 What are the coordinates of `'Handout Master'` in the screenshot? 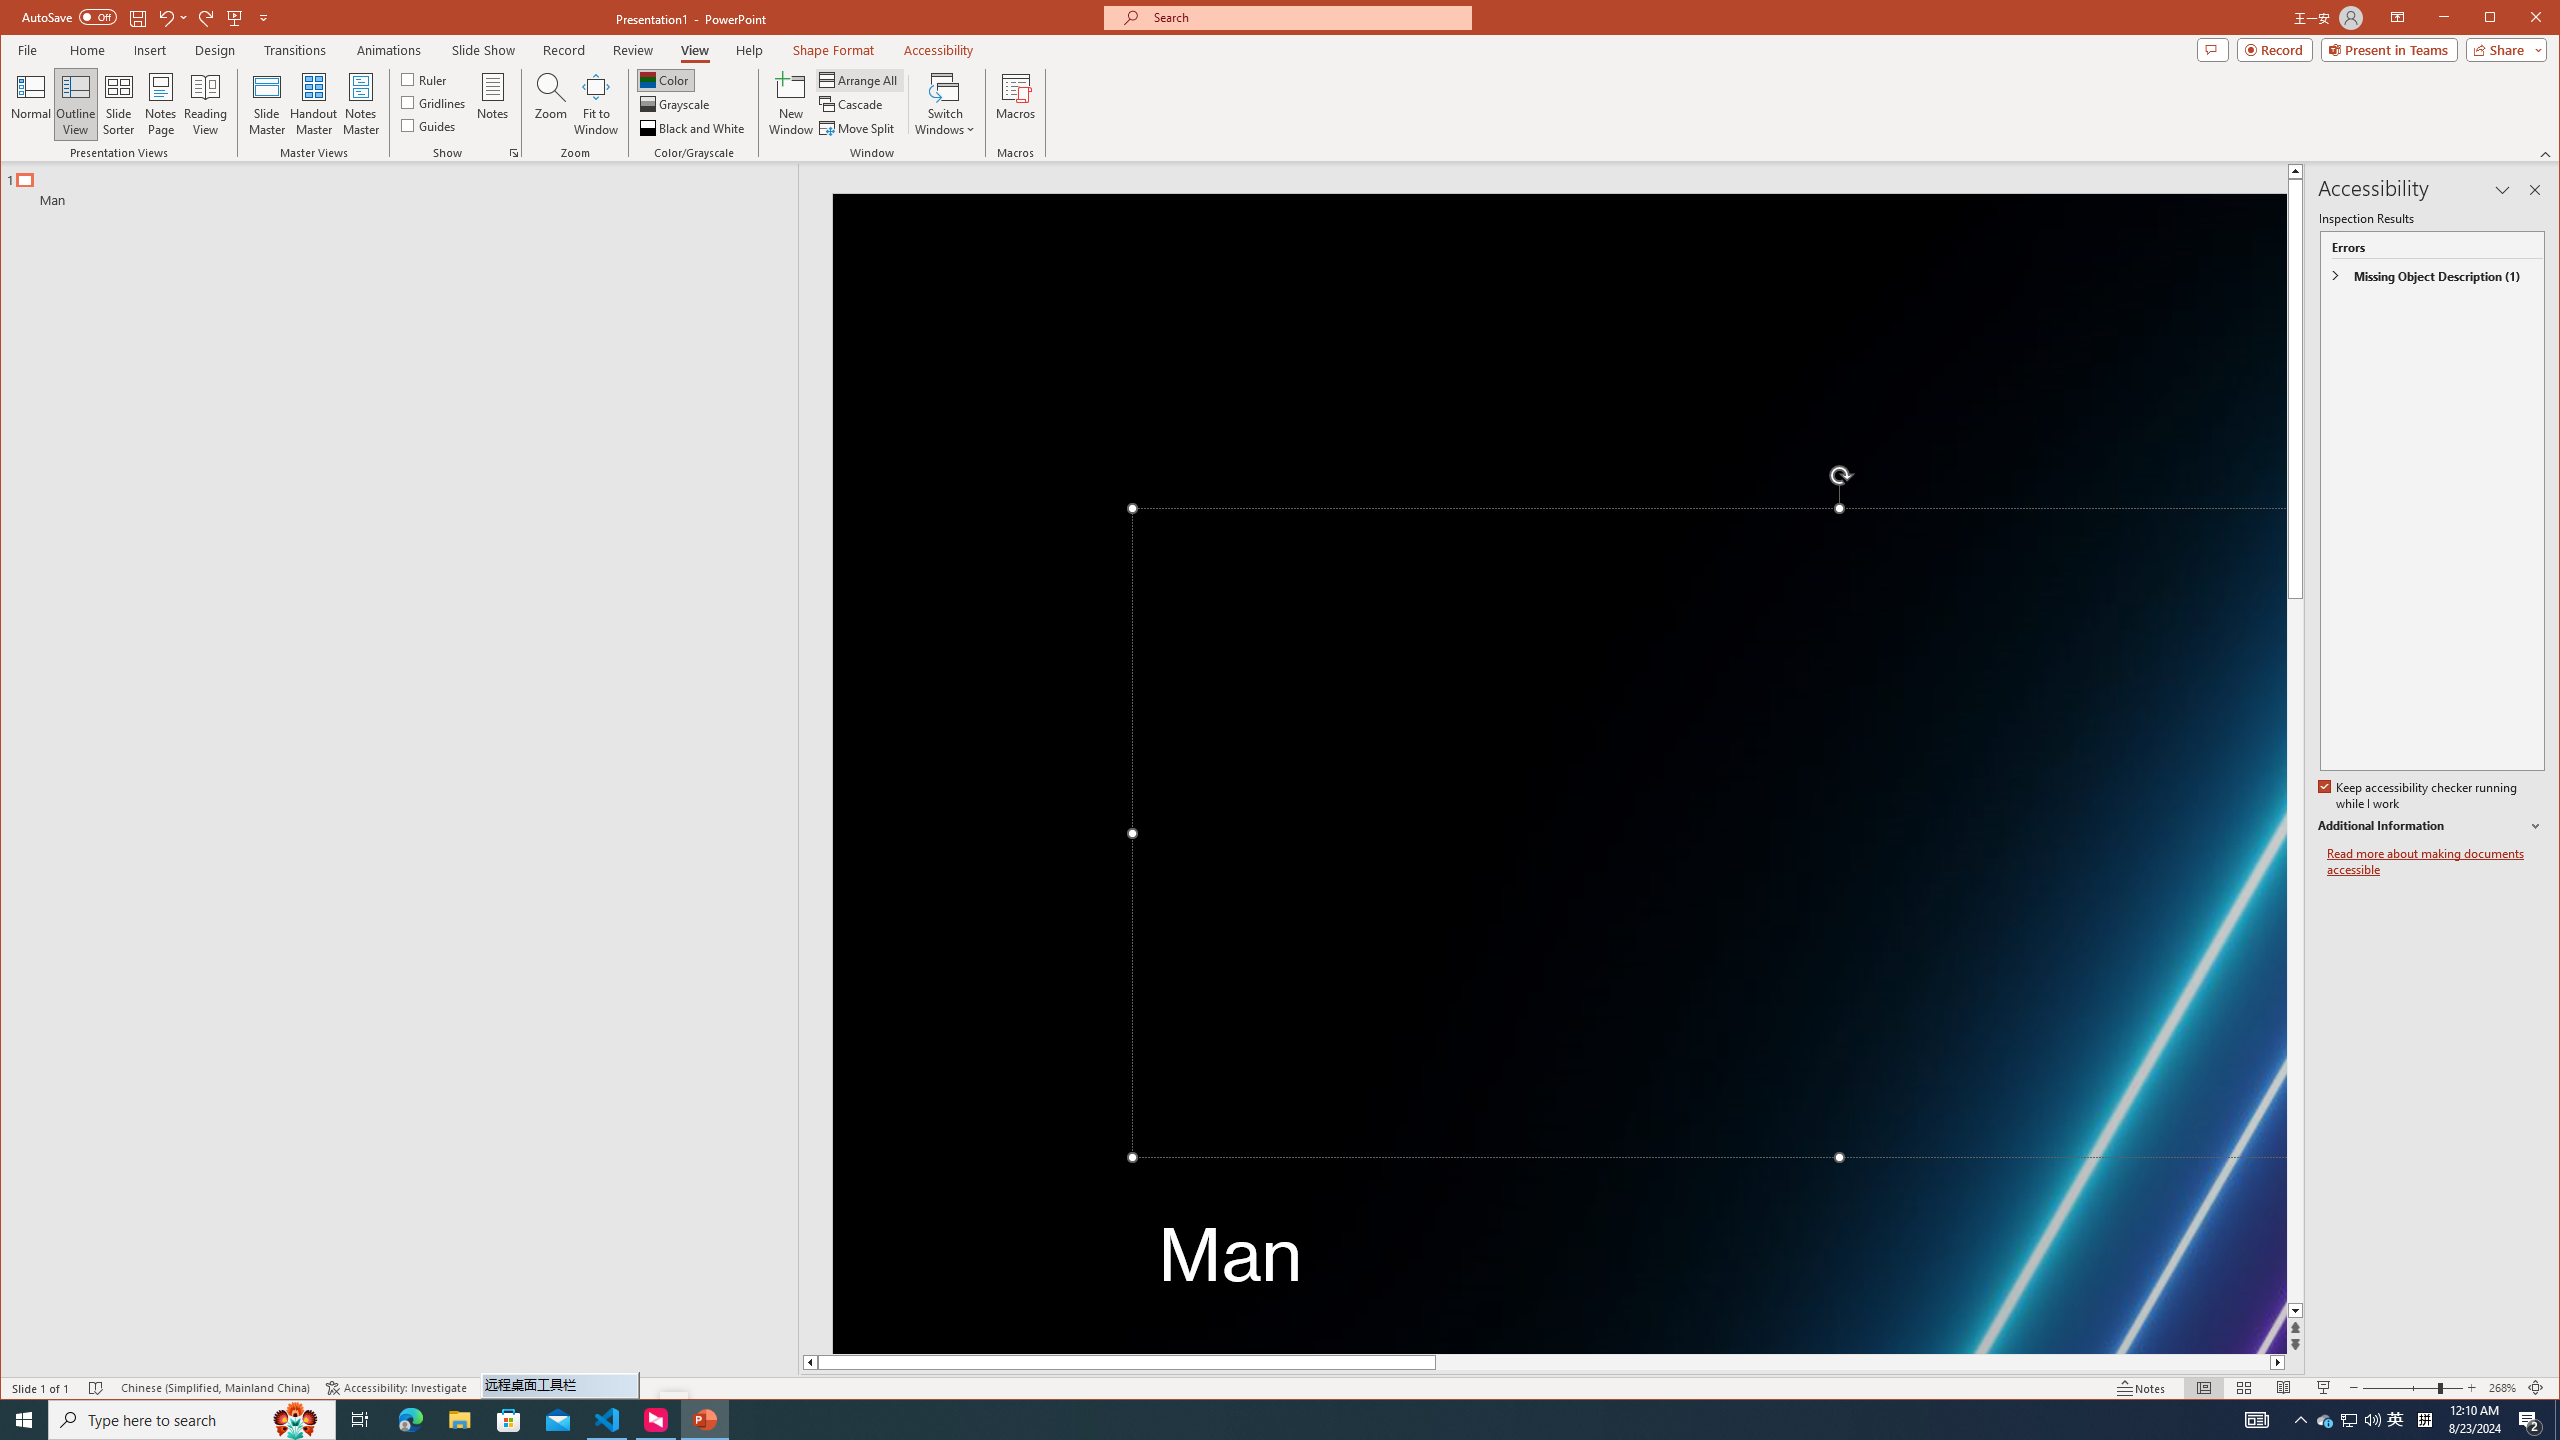 It's located at (313, 103).